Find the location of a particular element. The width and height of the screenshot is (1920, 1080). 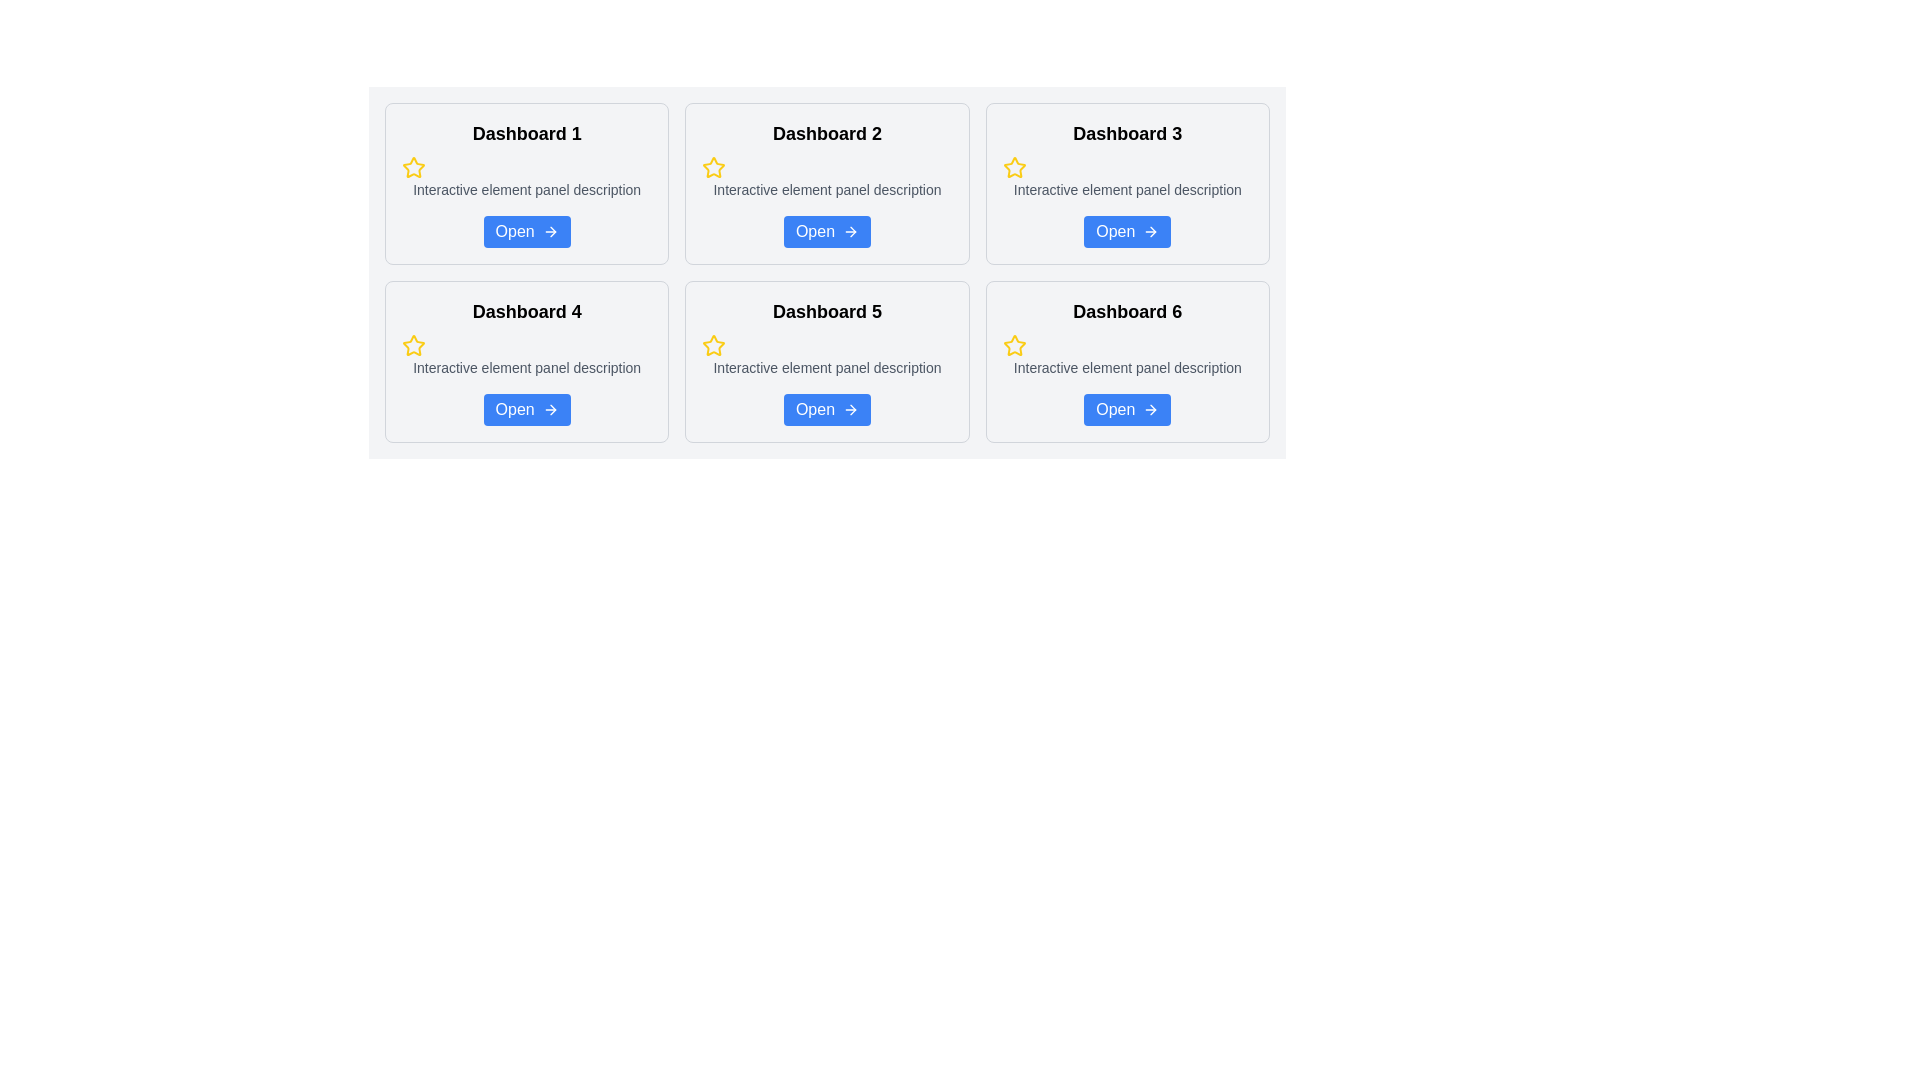

the text label displaying 'Interactive element panel description' located below the title 'Dashboard 3' and to the right of the star icon is located at coordinates (1127, 189).